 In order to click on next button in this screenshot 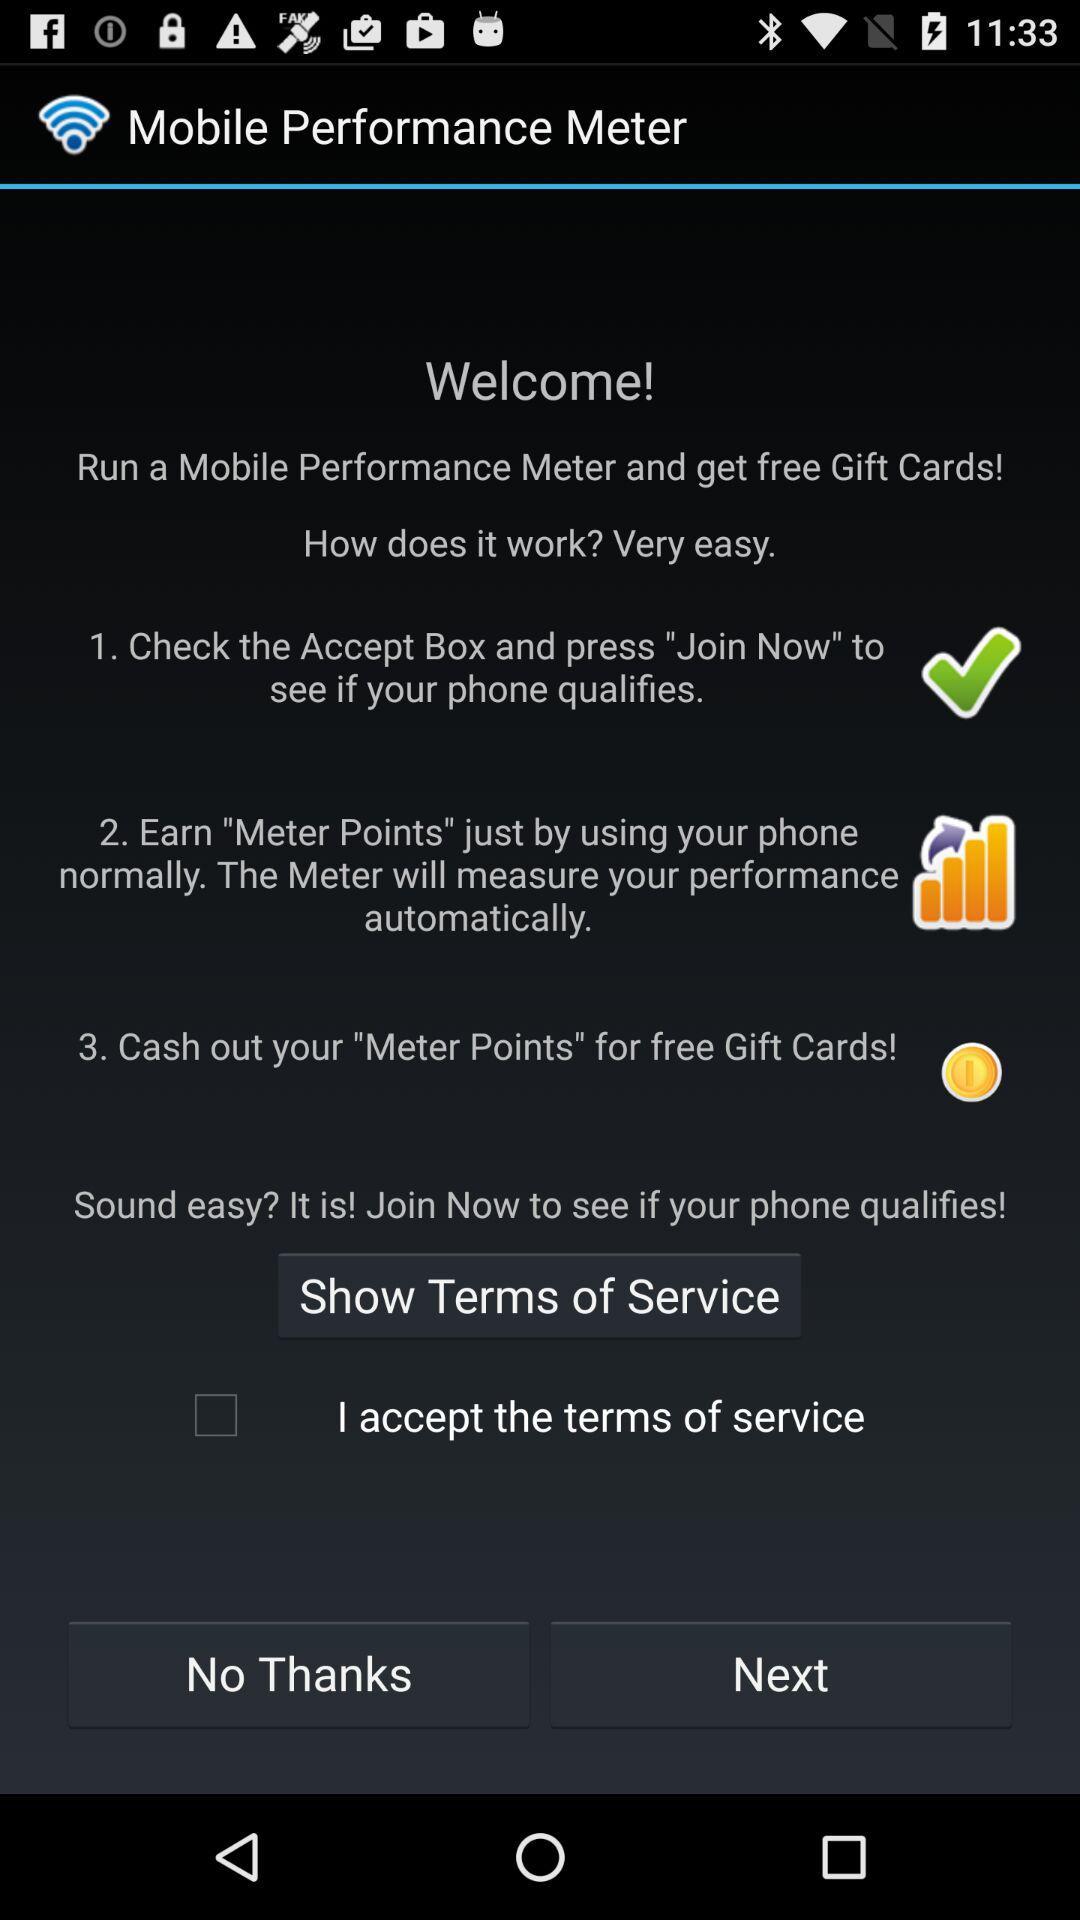, I will do `click(780, 1673)`.